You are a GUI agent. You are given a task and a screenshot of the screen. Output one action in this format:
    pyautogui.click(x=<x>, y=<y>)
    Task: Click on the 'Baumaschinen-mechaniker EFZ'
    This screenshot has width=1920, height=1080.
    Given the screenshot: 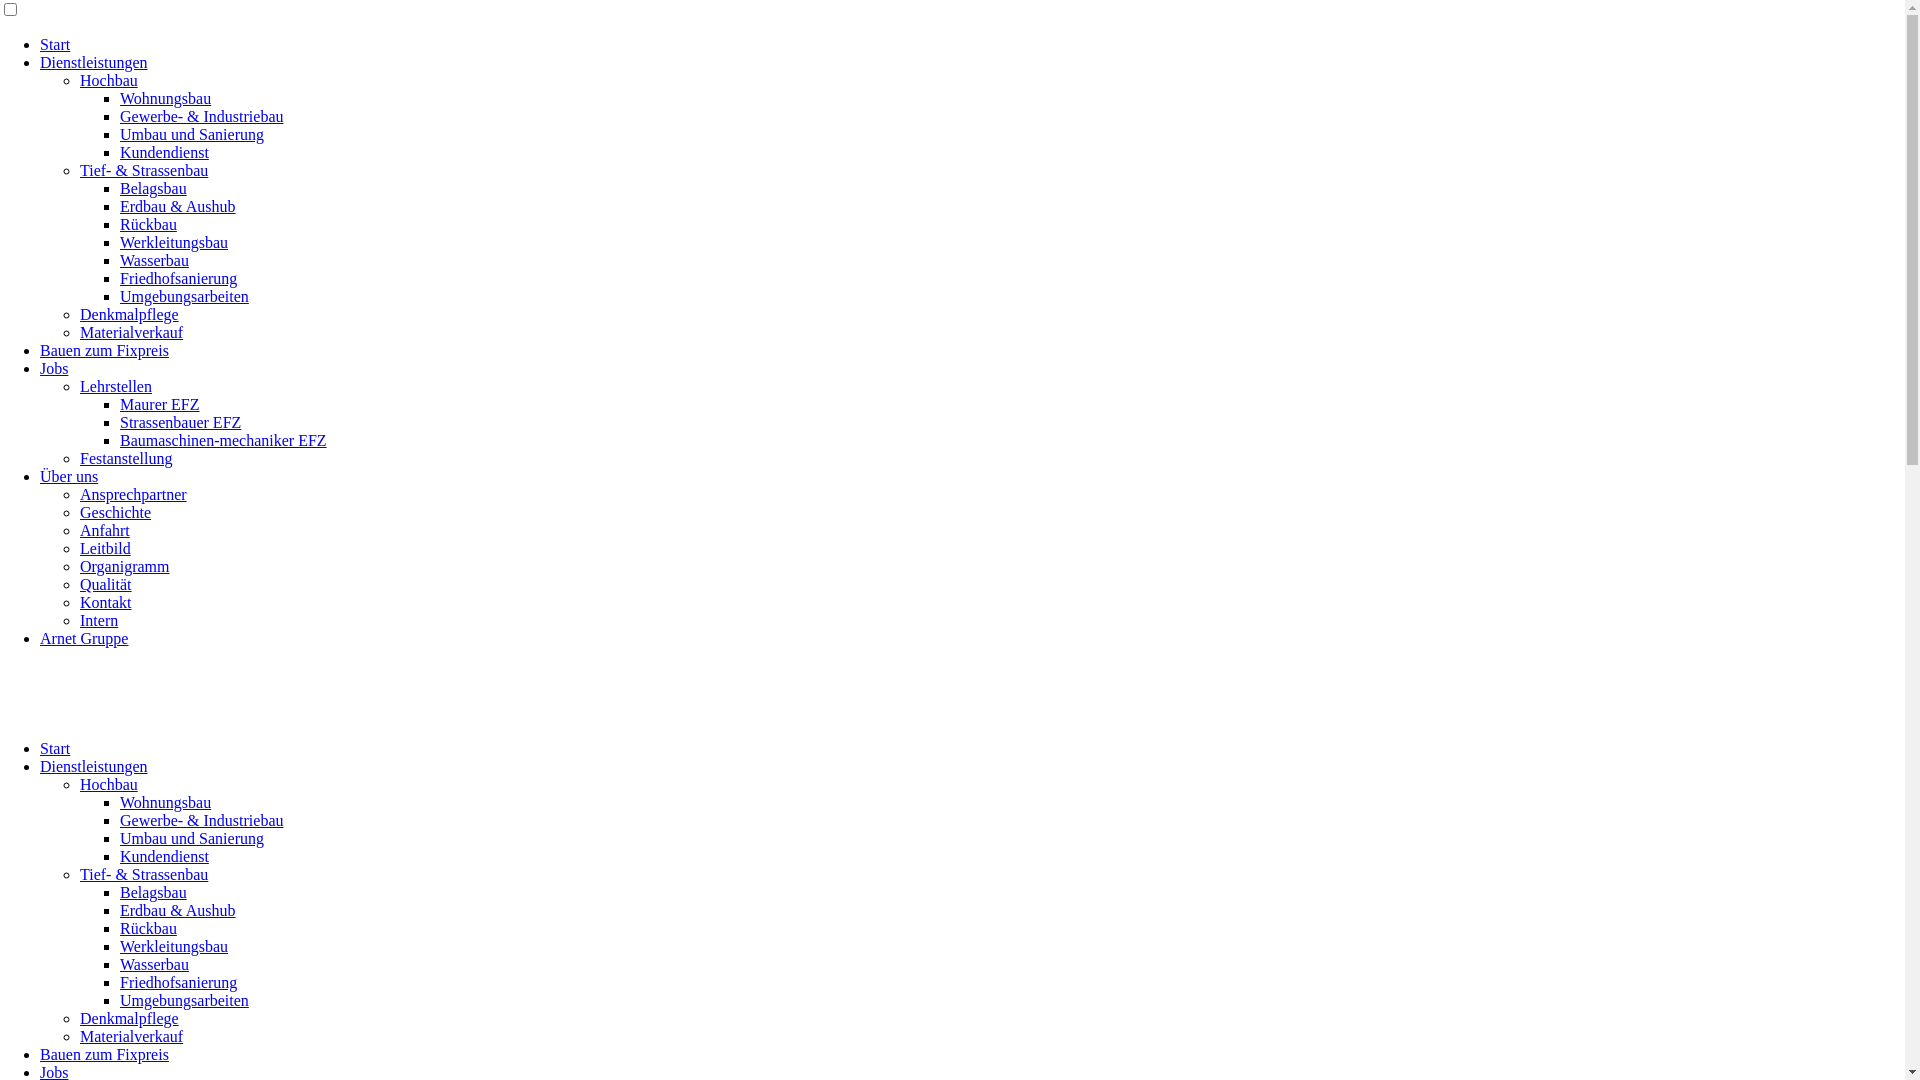 What is the action you would take?
    pyautogui.click(x=223, y=439)
    